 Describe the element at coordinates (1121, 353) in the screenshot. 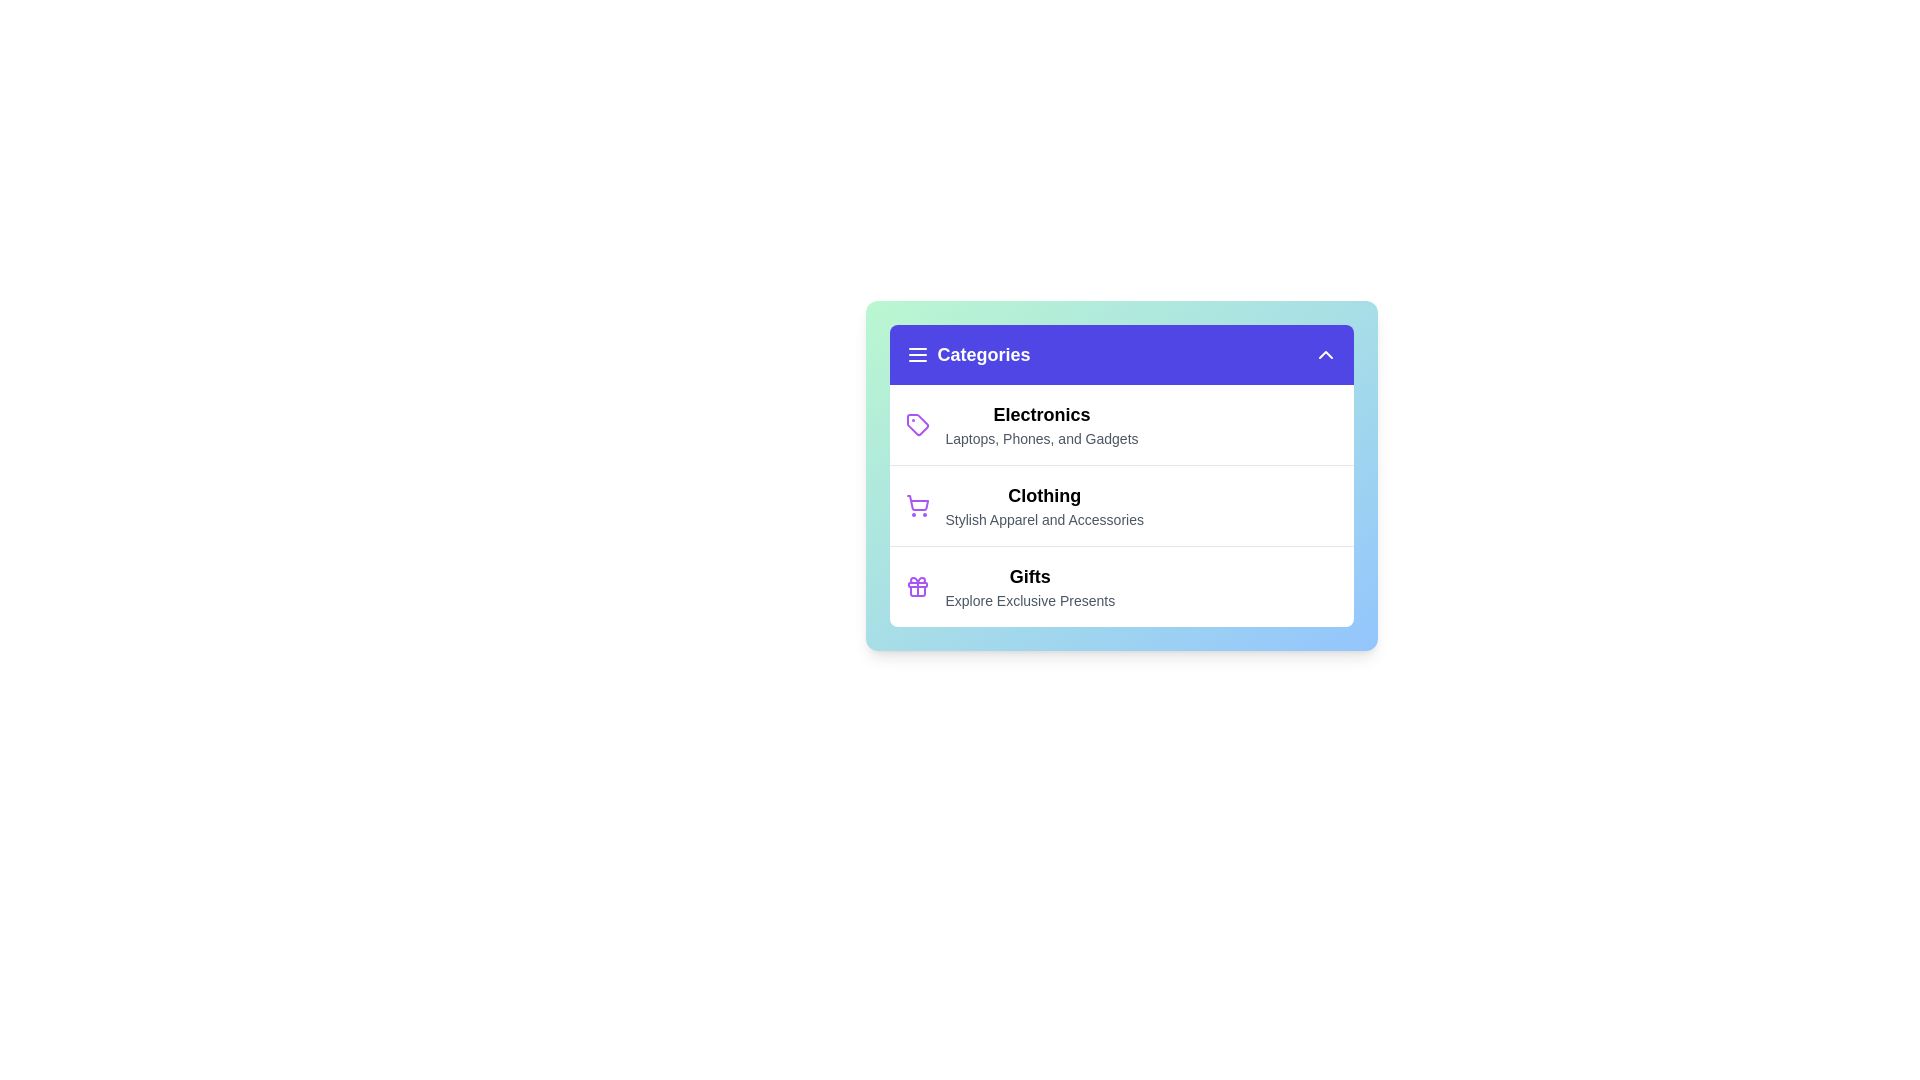

I see `the header of the menu to toggle its open or closed state` at that location.